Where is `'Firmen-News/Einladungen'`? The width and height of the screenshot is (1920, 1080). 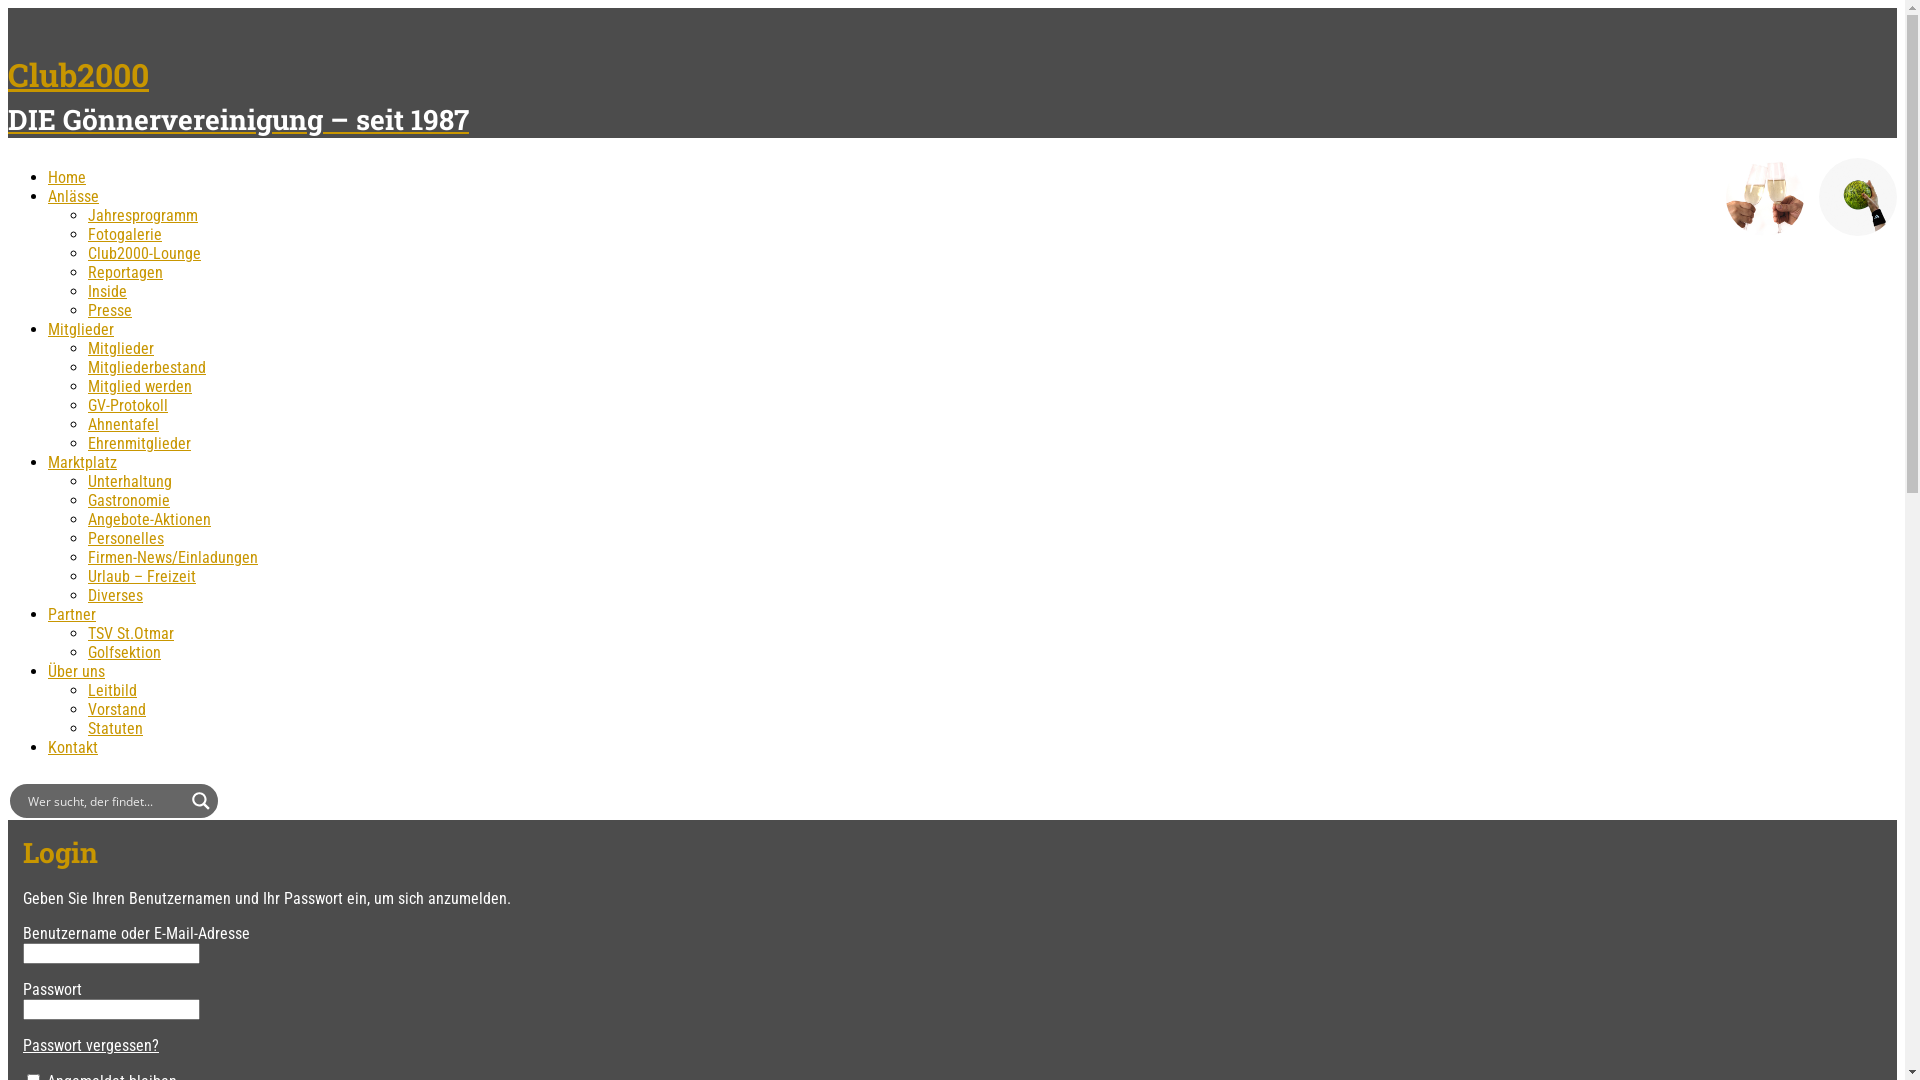
'Firmen-News/Einladungen' is located at coordinates (172, 557).